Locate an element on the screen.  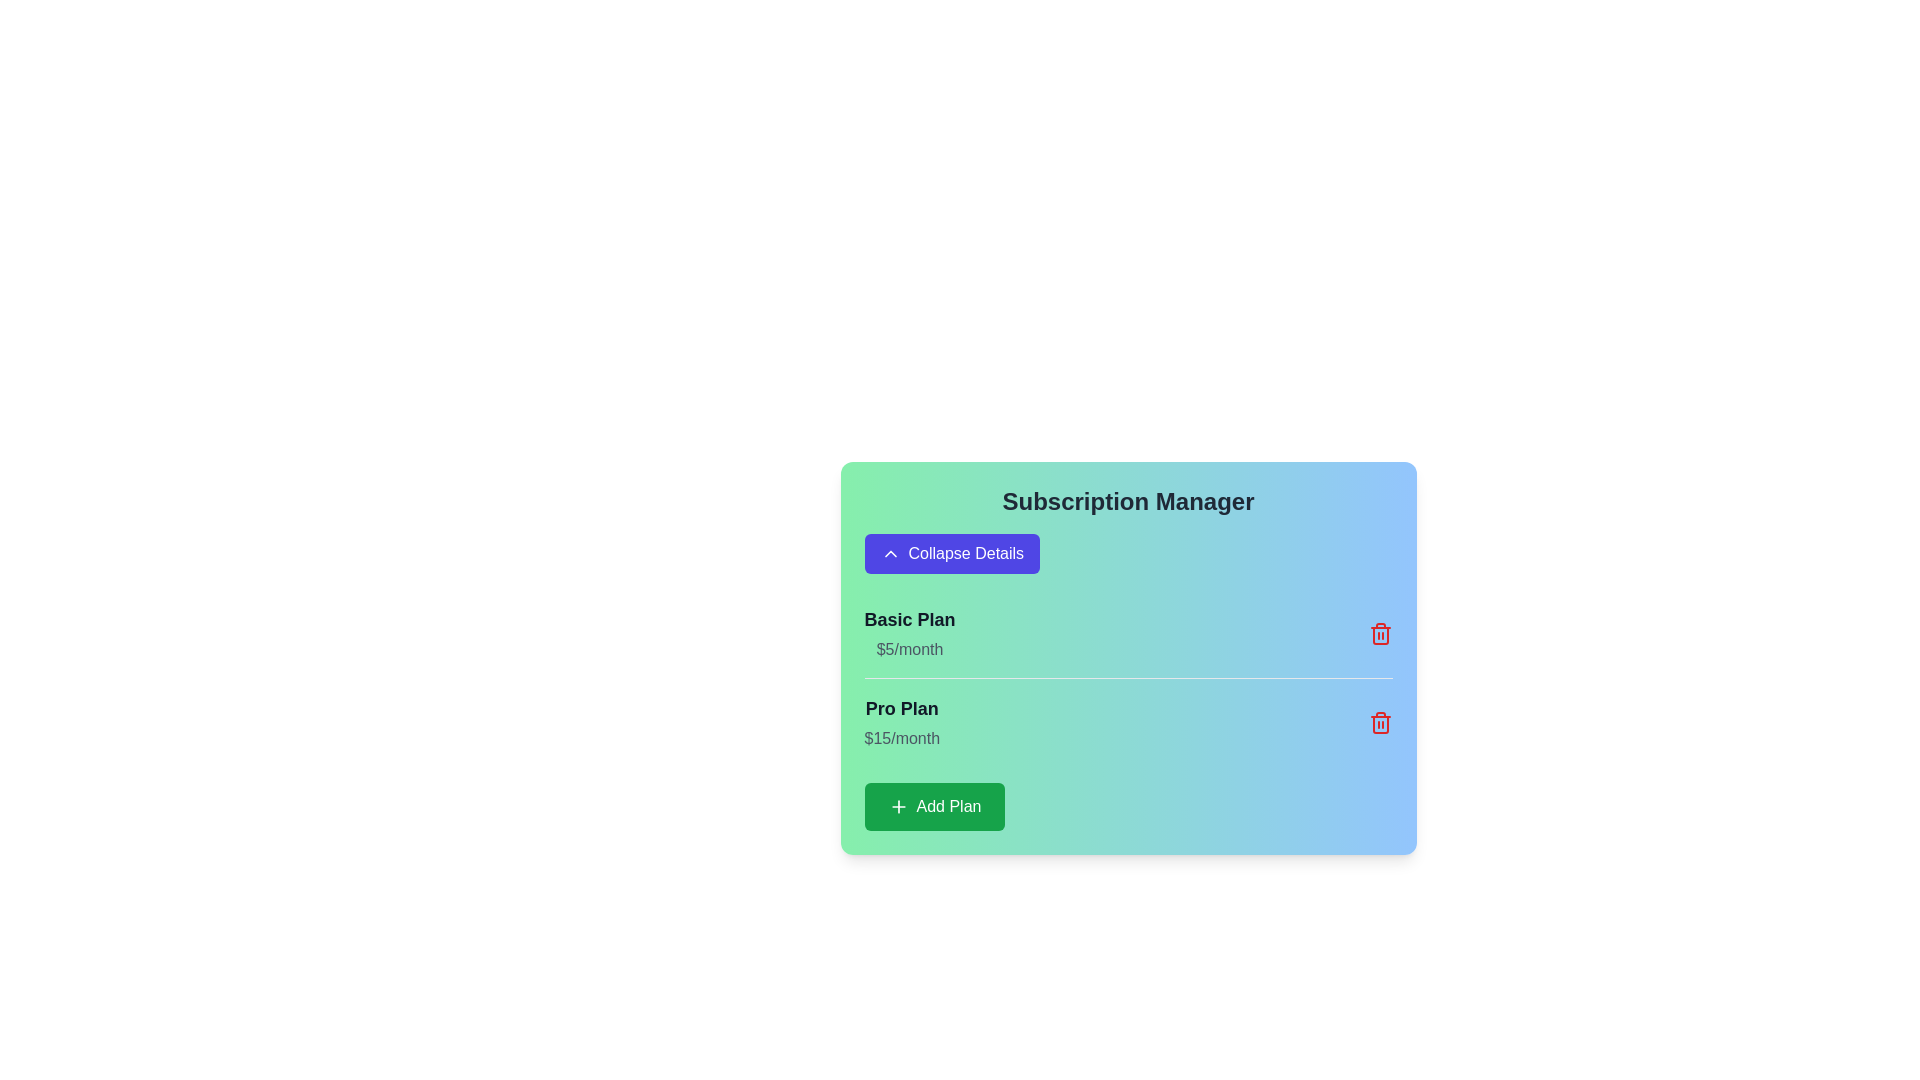
the 'Add Plan' button, which is a green button located below the subscription plans in the 'Subscription Manager' section, positioned to the right of a '+' icon is located at coordinates (948, 805).